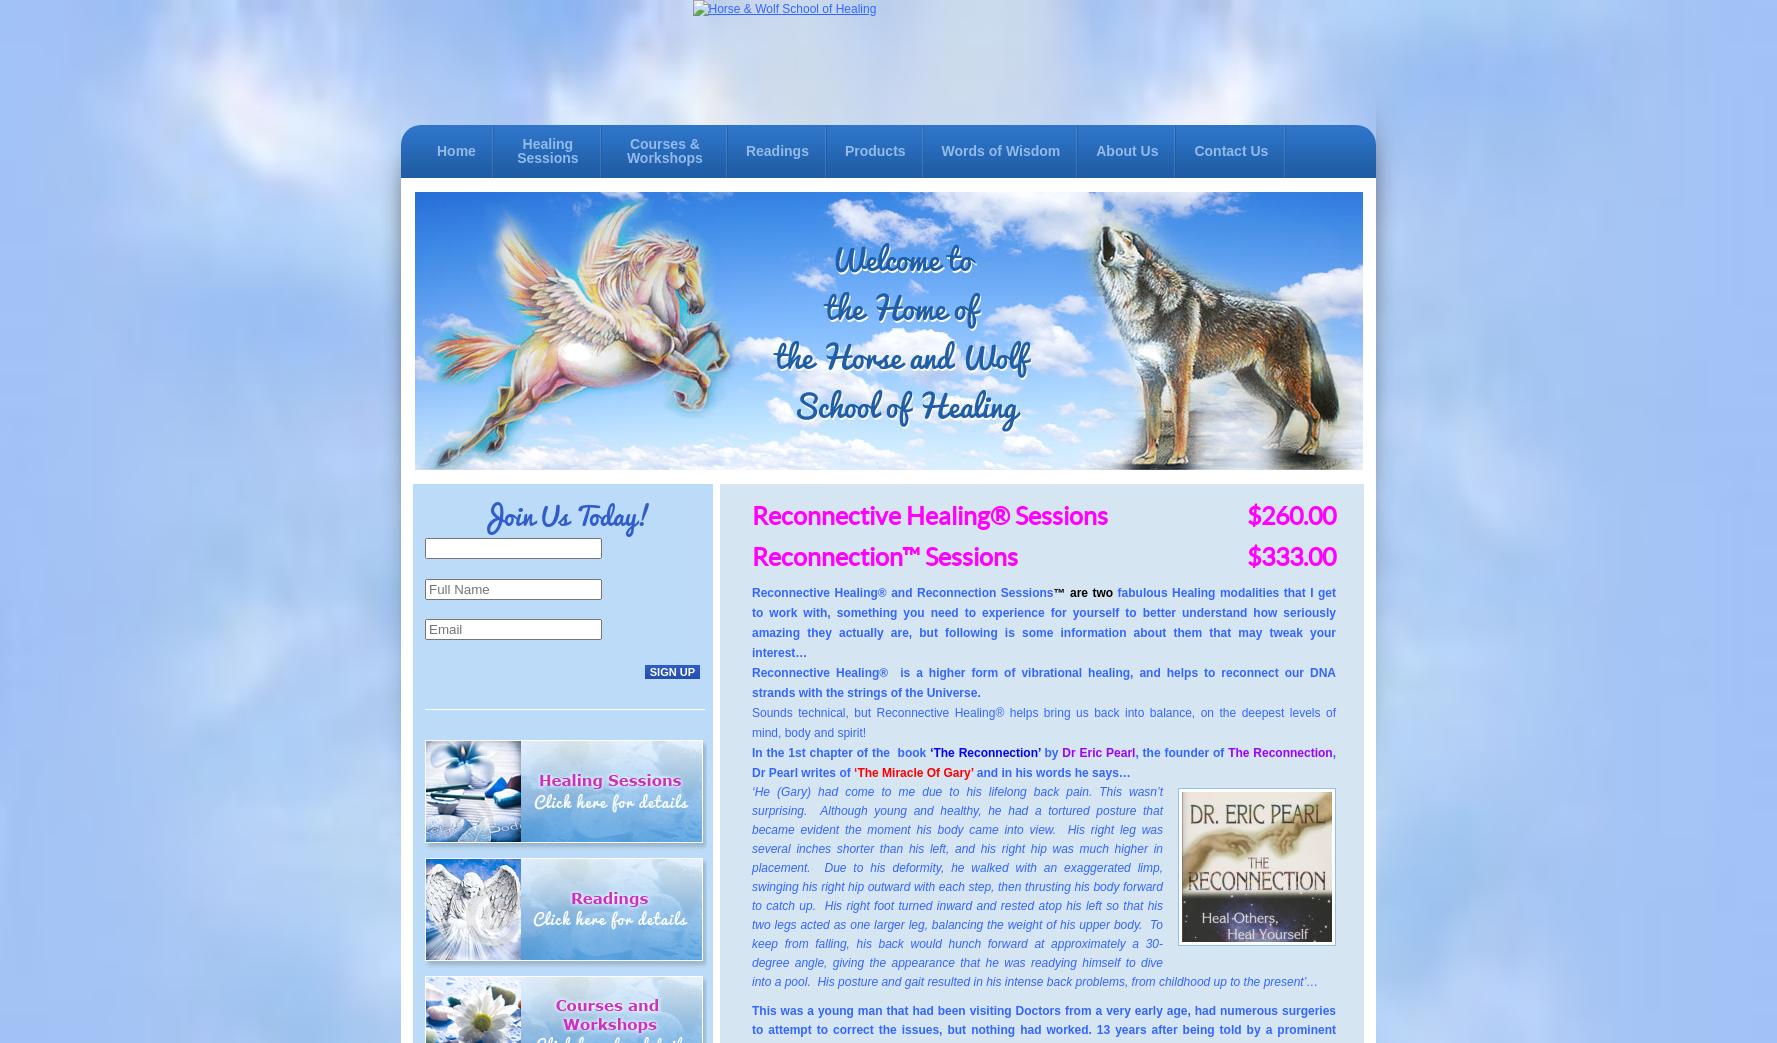 The image size is (1777, 1043). Describe the element at coordinates (1290, 514) in the screenshot. I see `'$260.00'` at that location.